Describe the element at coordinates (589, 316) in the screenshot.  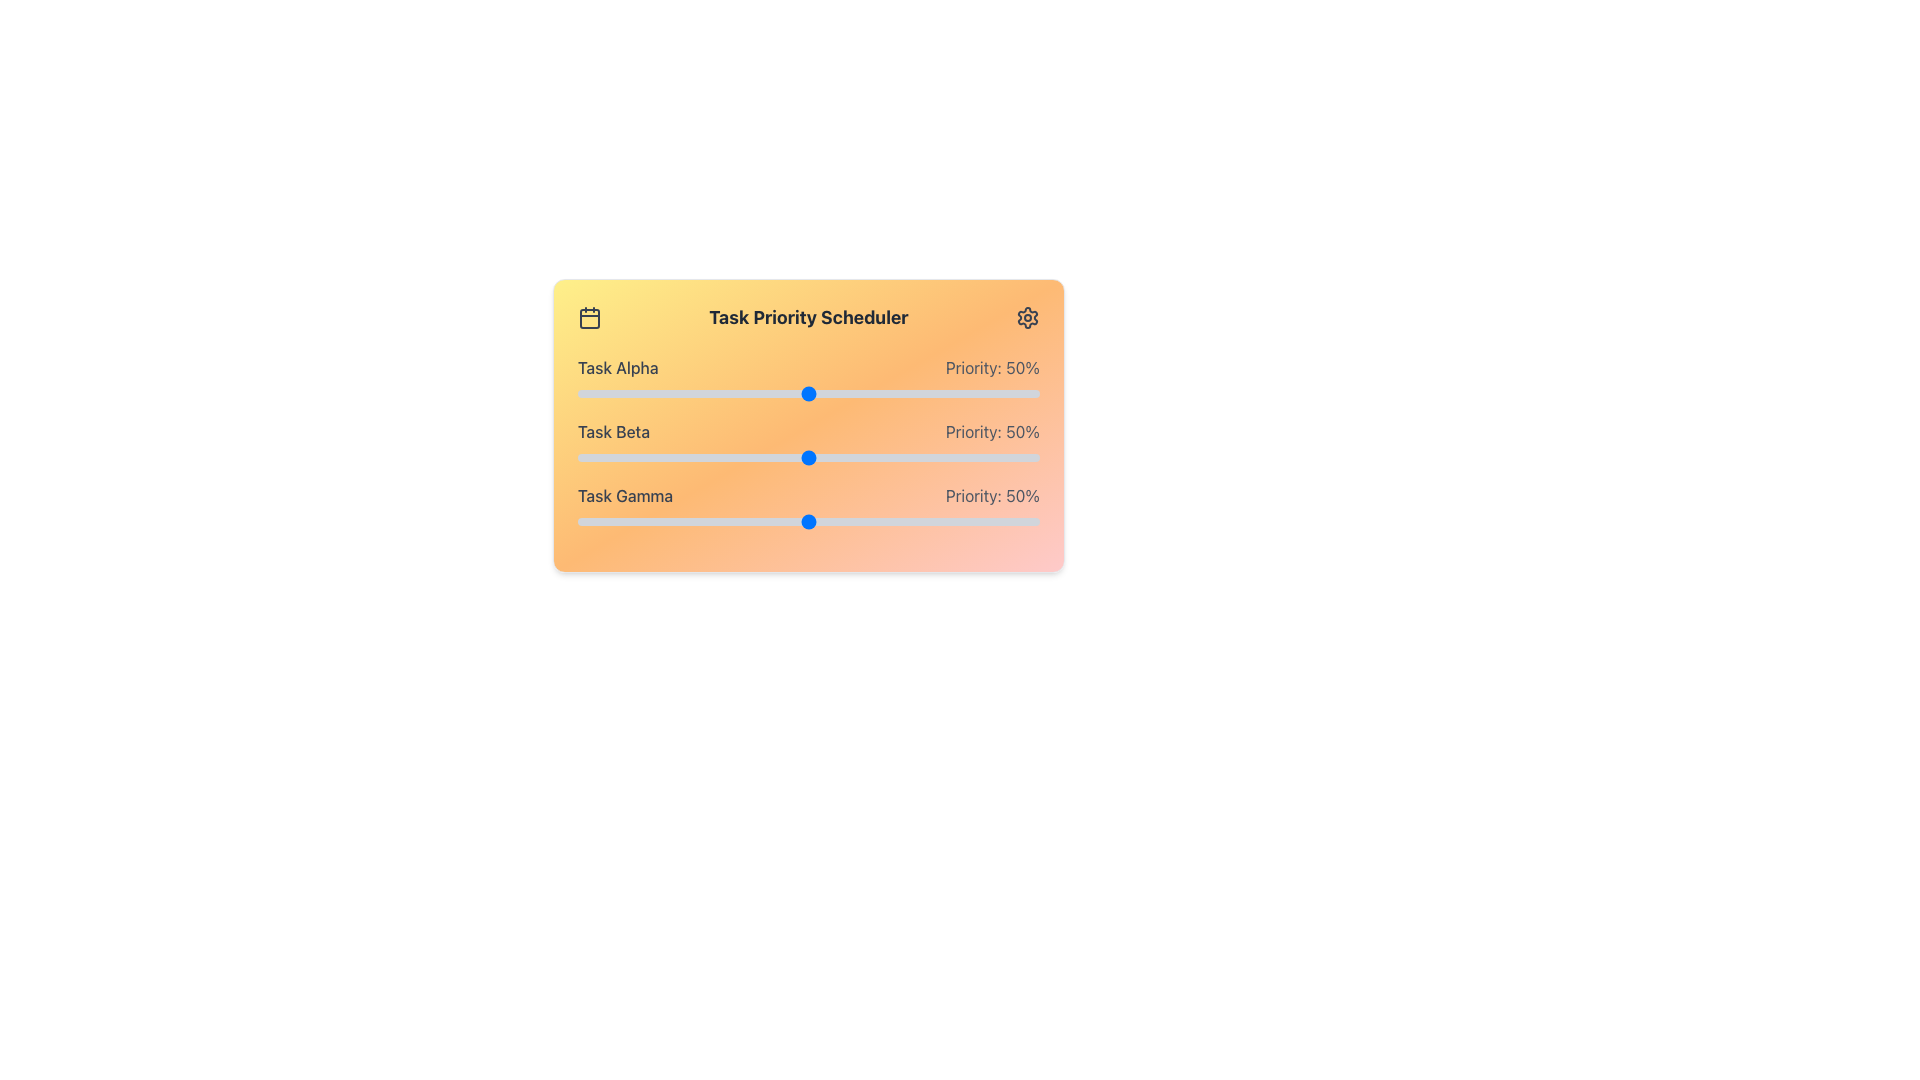
I see `the calendar icon button in the 'Task Priority Scheduler' header` at that location.